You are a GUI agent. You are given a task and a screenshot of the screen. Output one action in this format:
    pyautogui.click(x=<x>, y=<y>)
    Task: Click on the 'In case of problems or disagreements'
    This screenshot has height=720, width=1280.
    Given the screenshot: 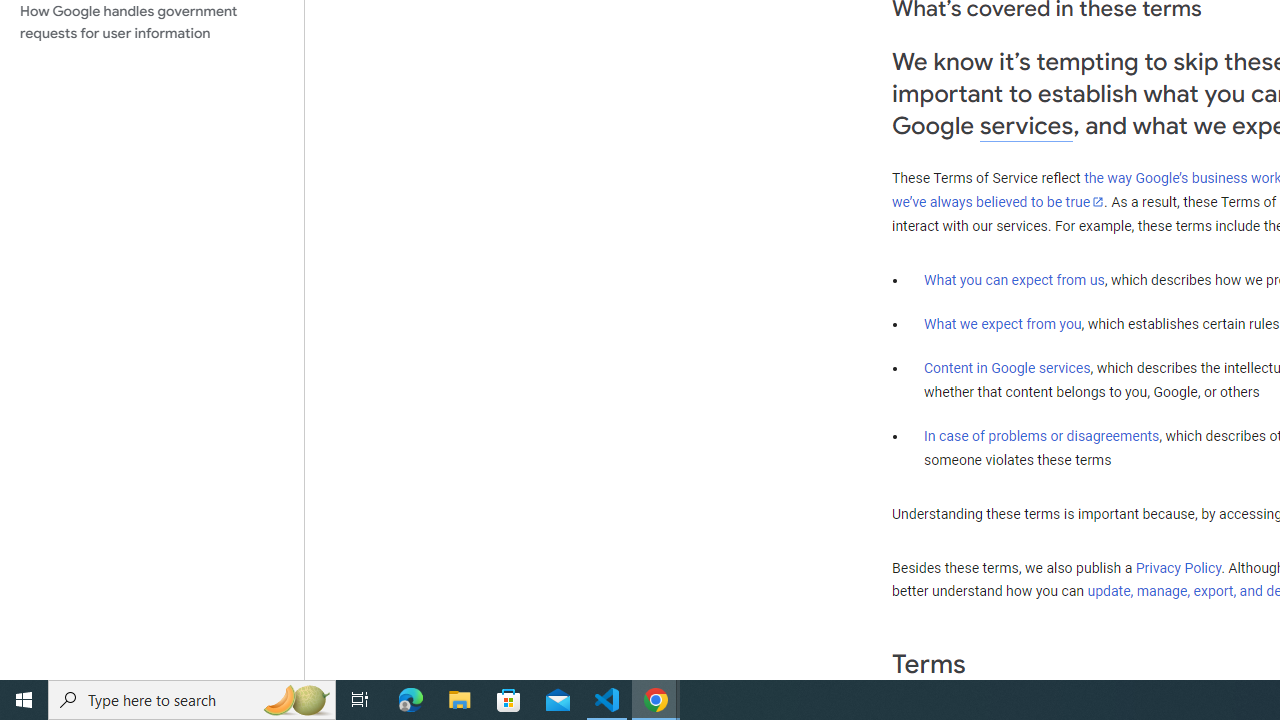 What is the action you would take?
    pyautogui.click(x=1040, y=434)
    